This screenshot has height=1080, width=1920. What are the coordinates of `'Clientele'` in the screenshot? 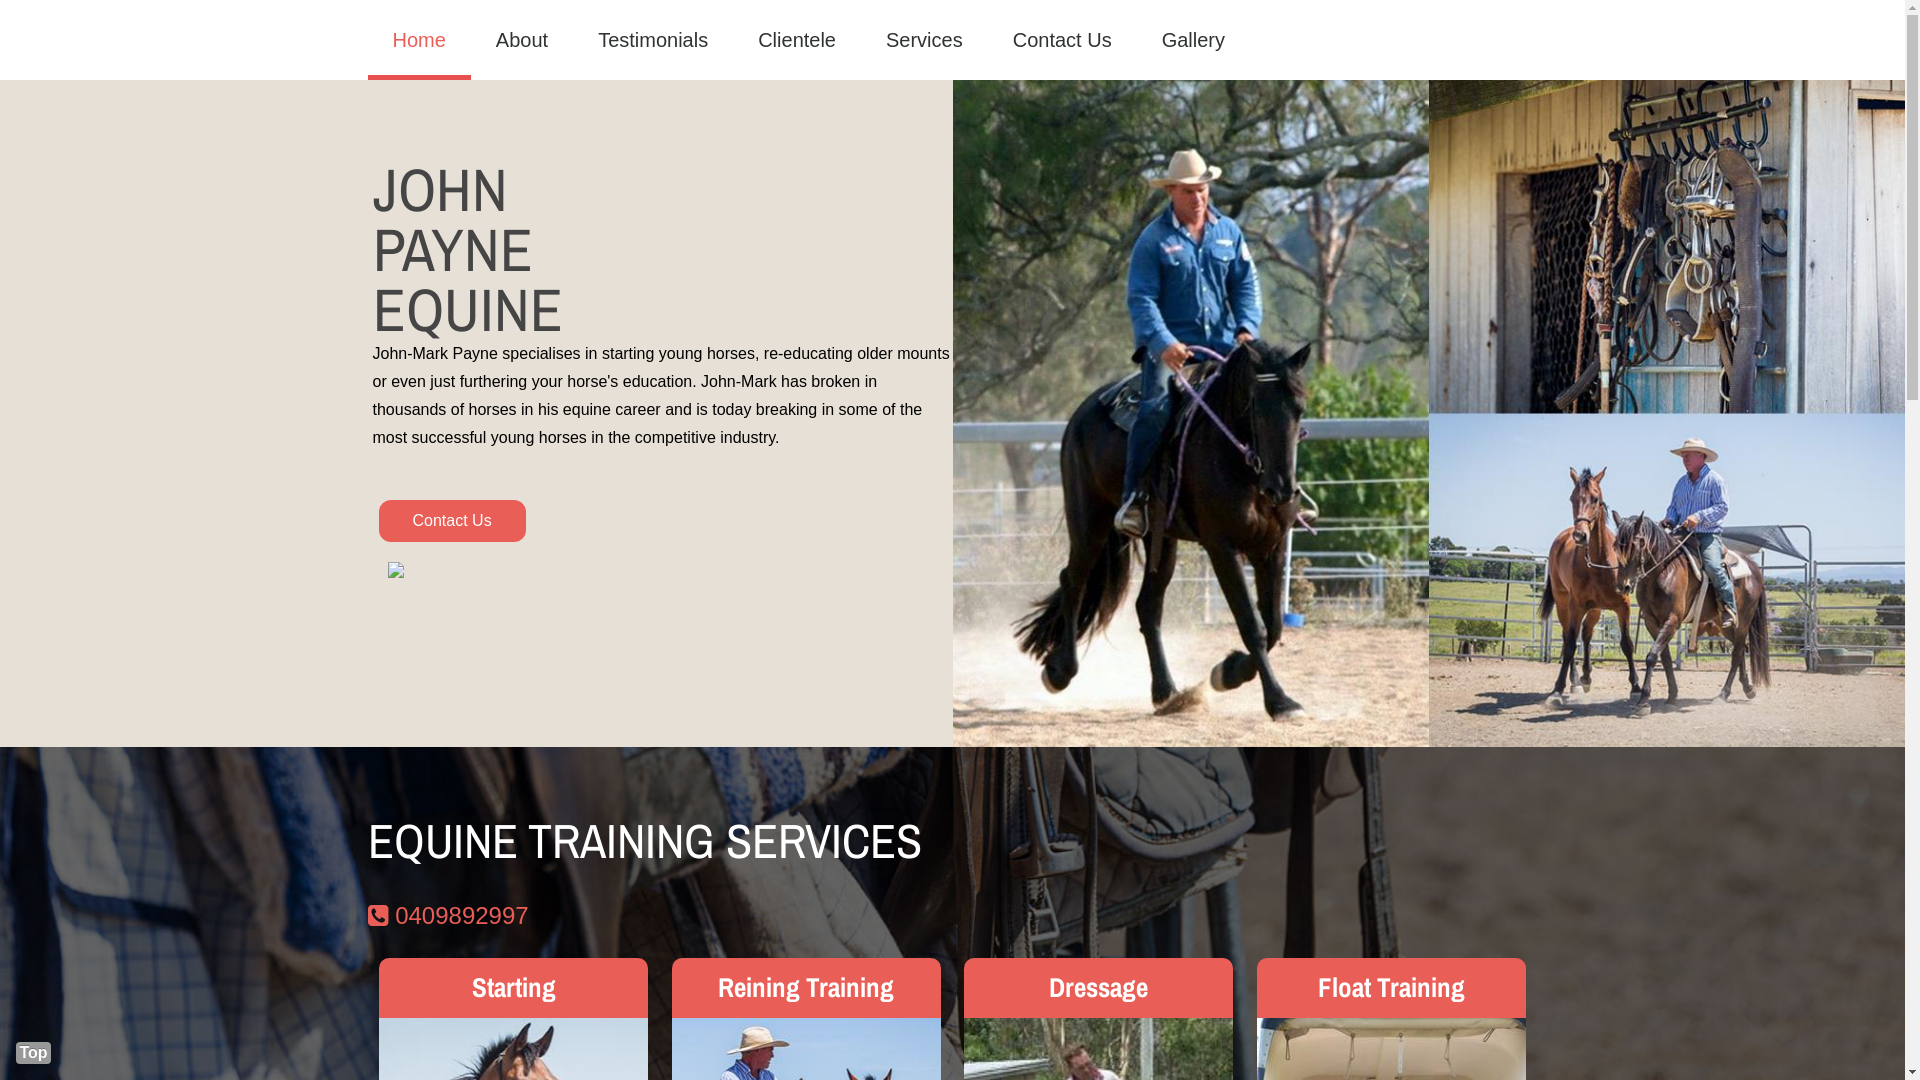 It's located at (795, 39).